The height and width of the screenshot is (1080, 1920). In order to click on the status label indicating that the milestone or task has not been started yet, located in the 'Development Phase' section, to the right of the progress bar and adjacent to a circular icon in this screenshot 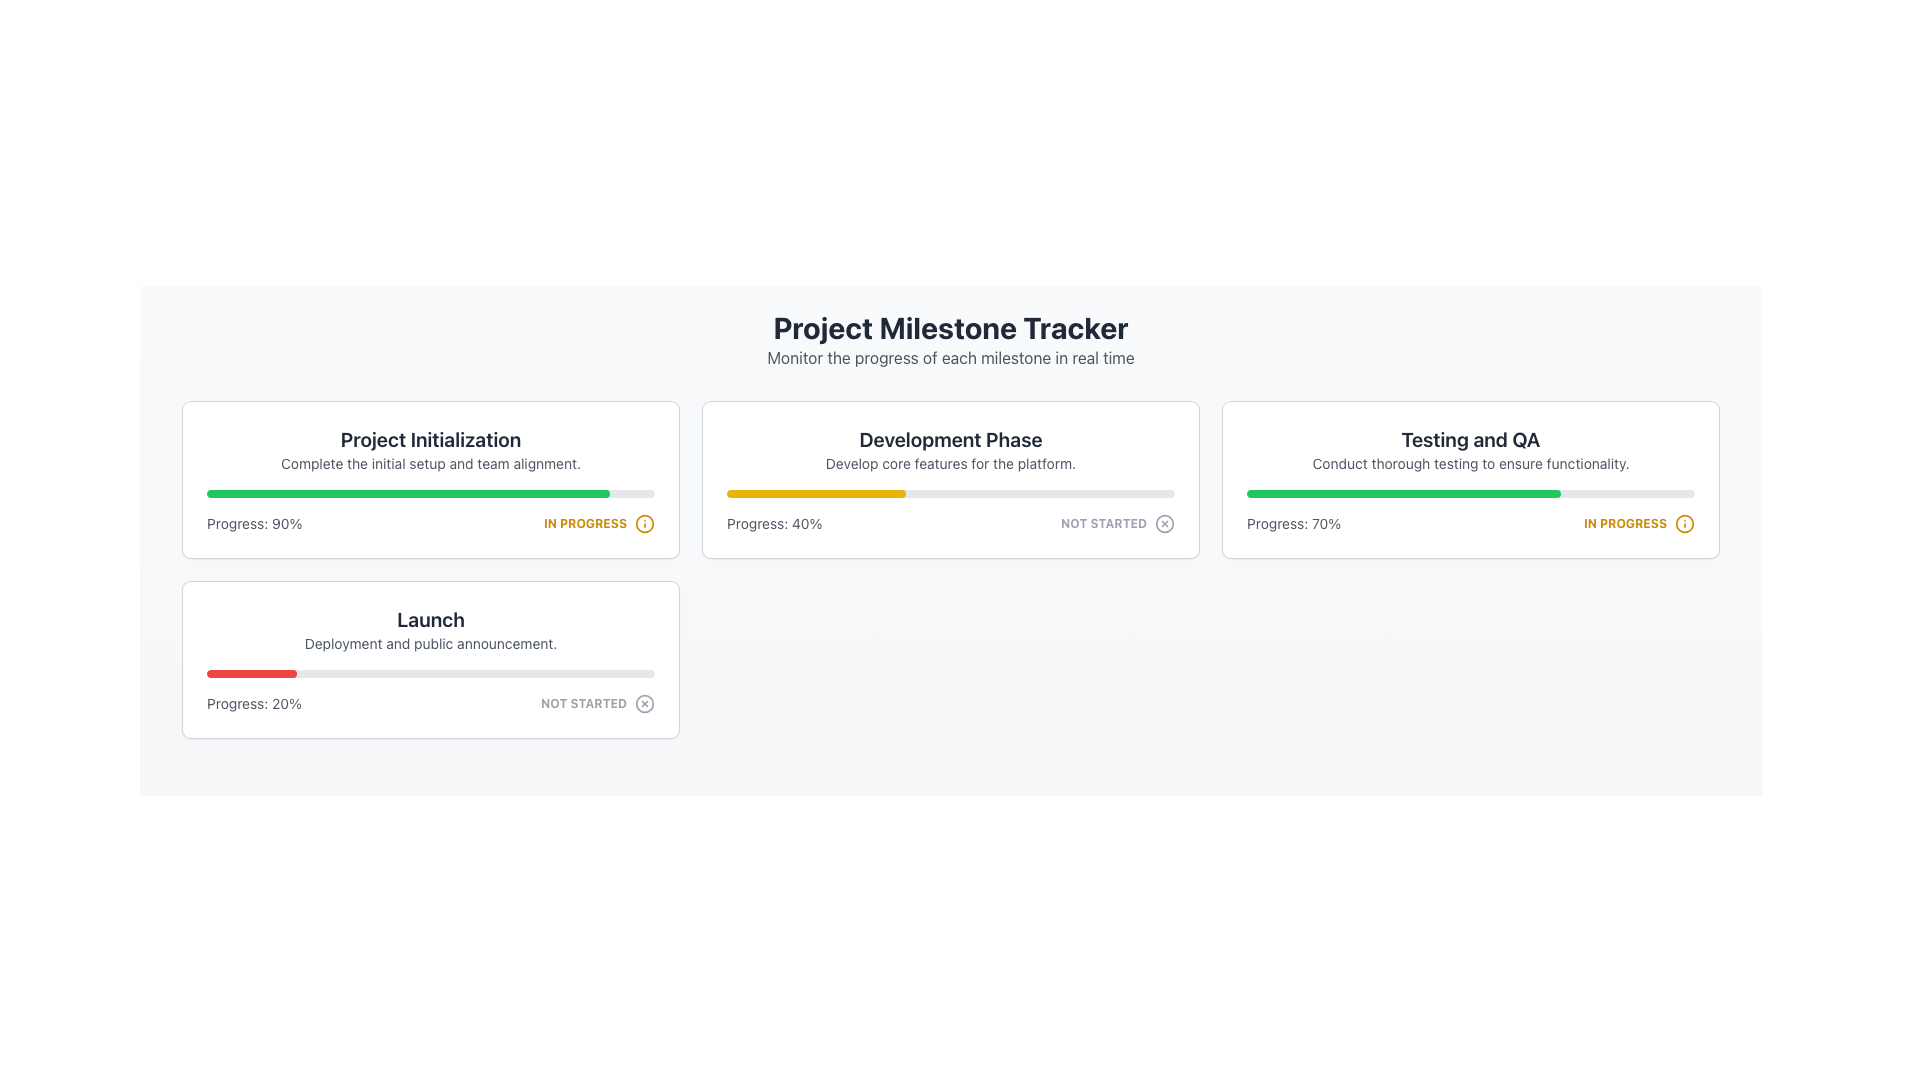, I will do `click(1103, 523)`.